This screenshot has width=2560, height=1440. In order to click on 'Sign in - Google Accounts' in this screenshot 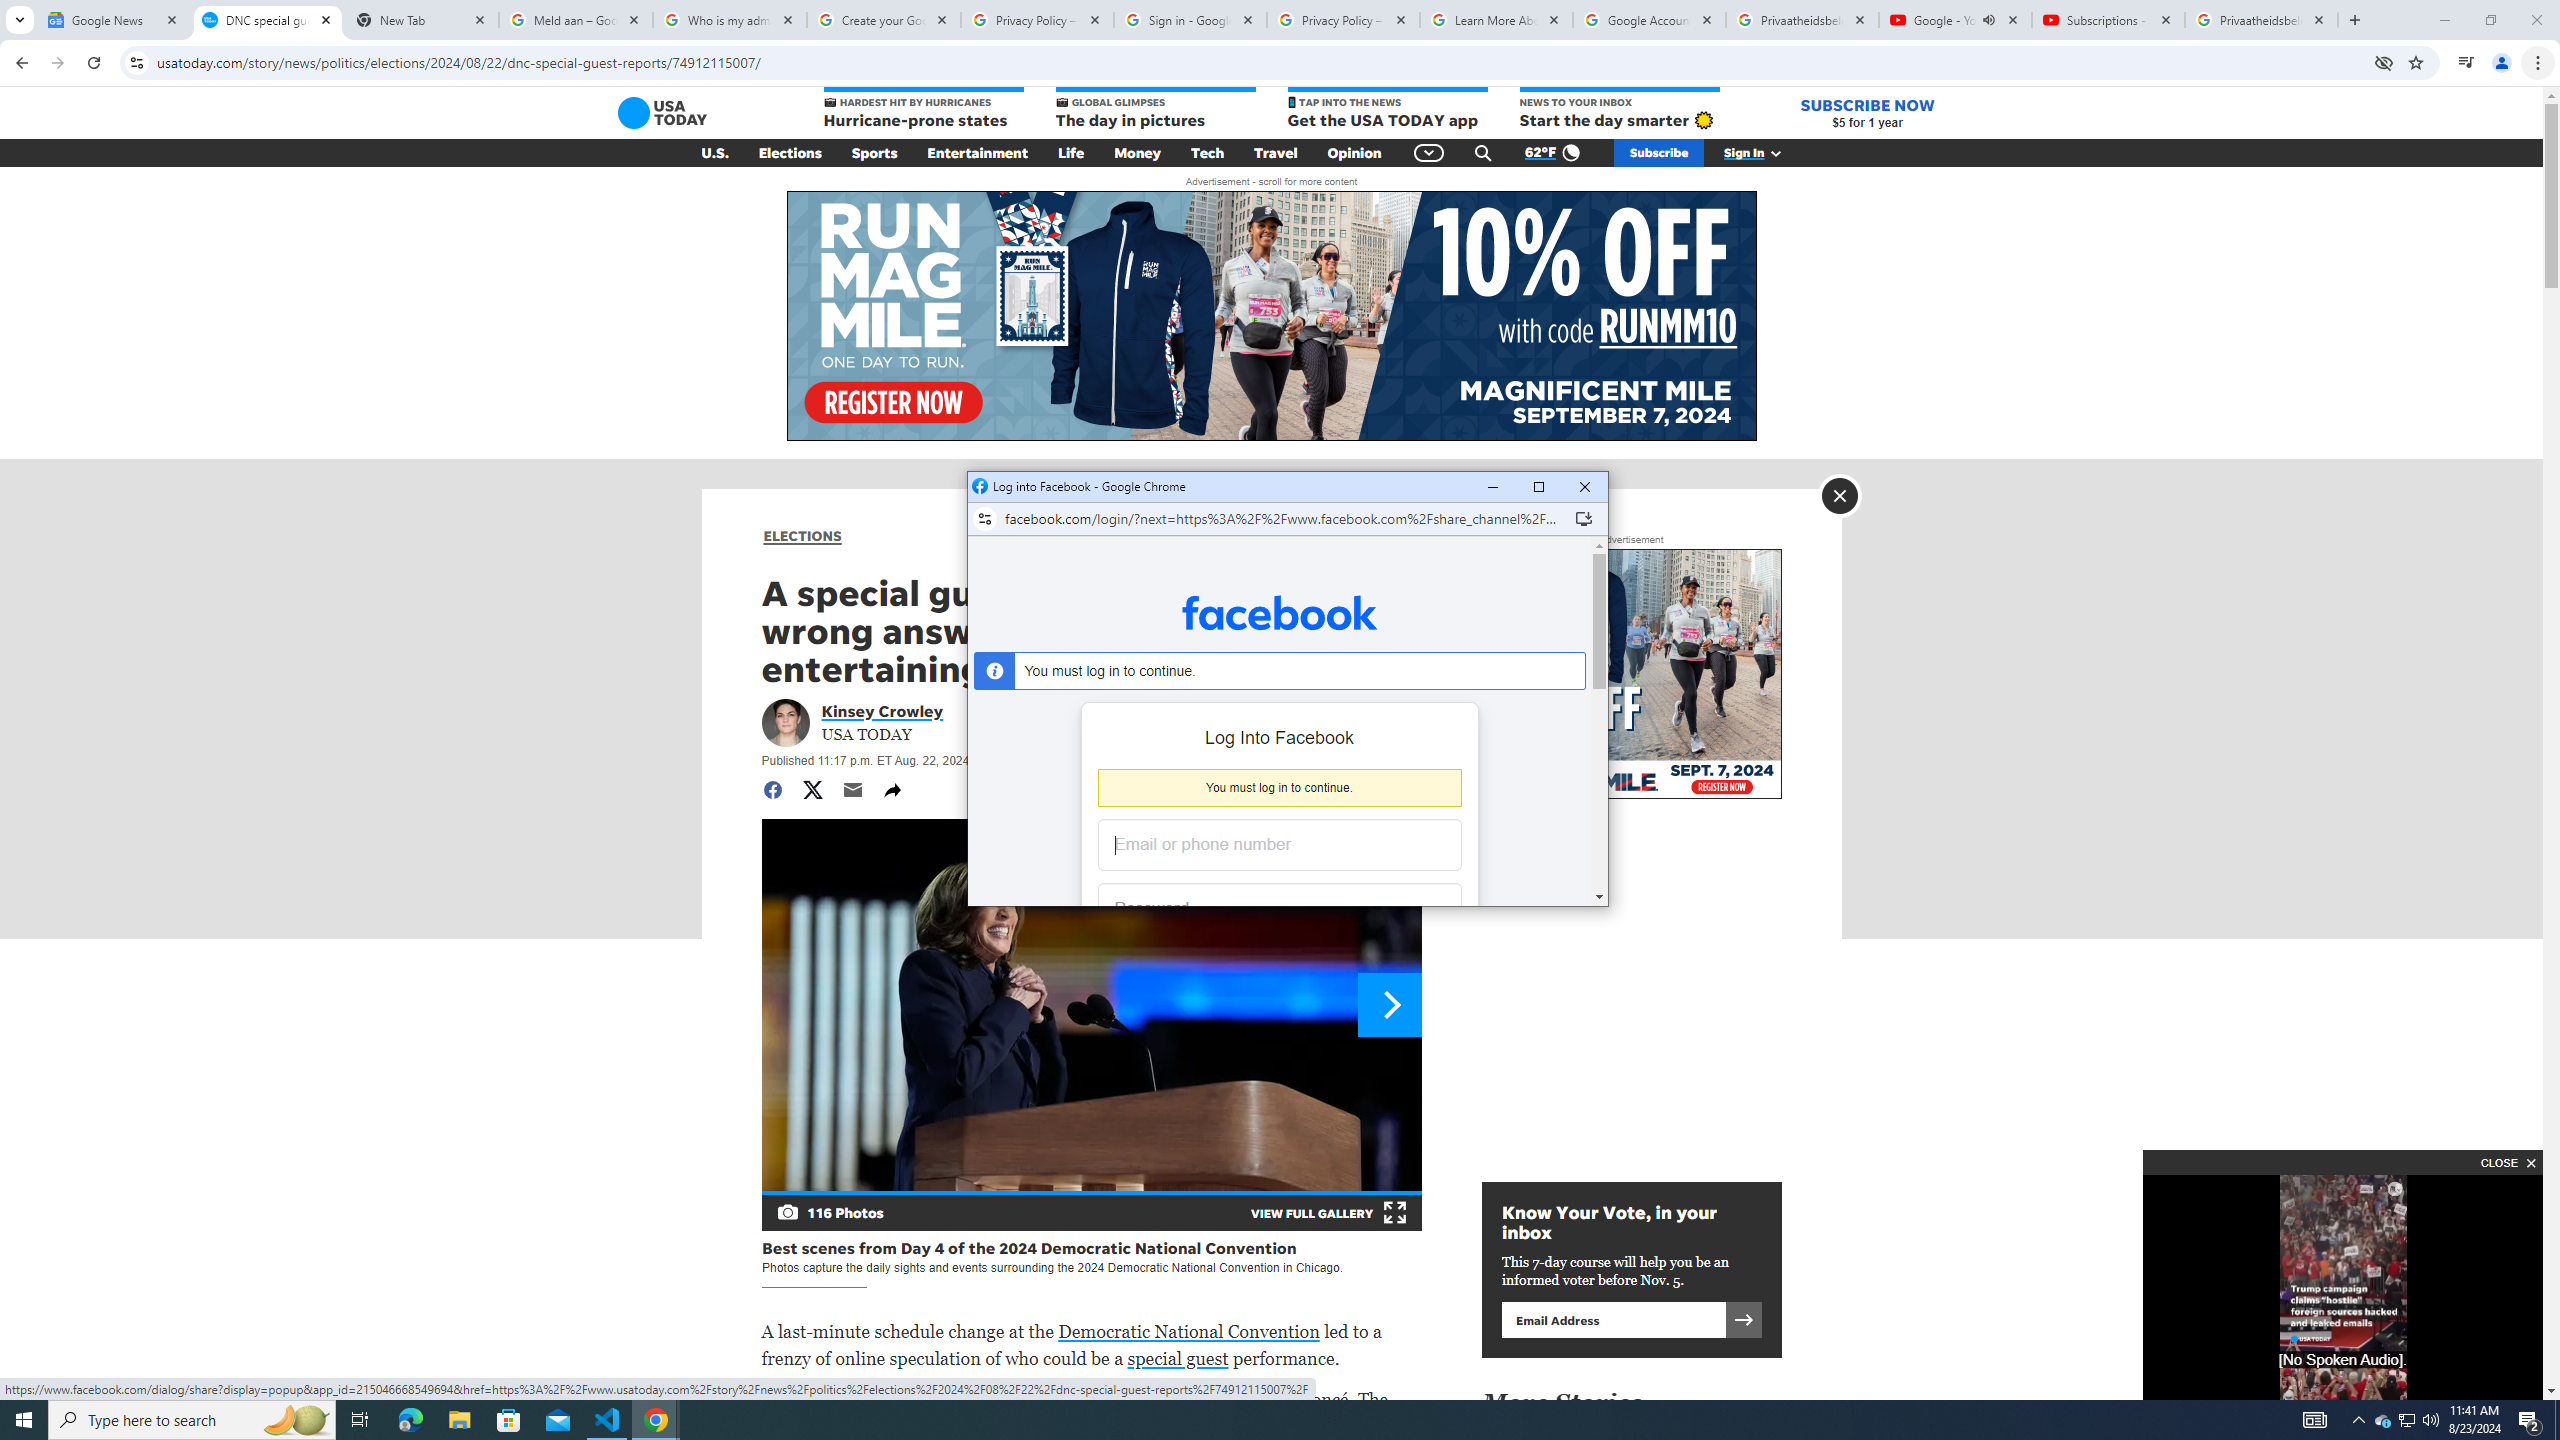, I will do `click(1190, 19)`.